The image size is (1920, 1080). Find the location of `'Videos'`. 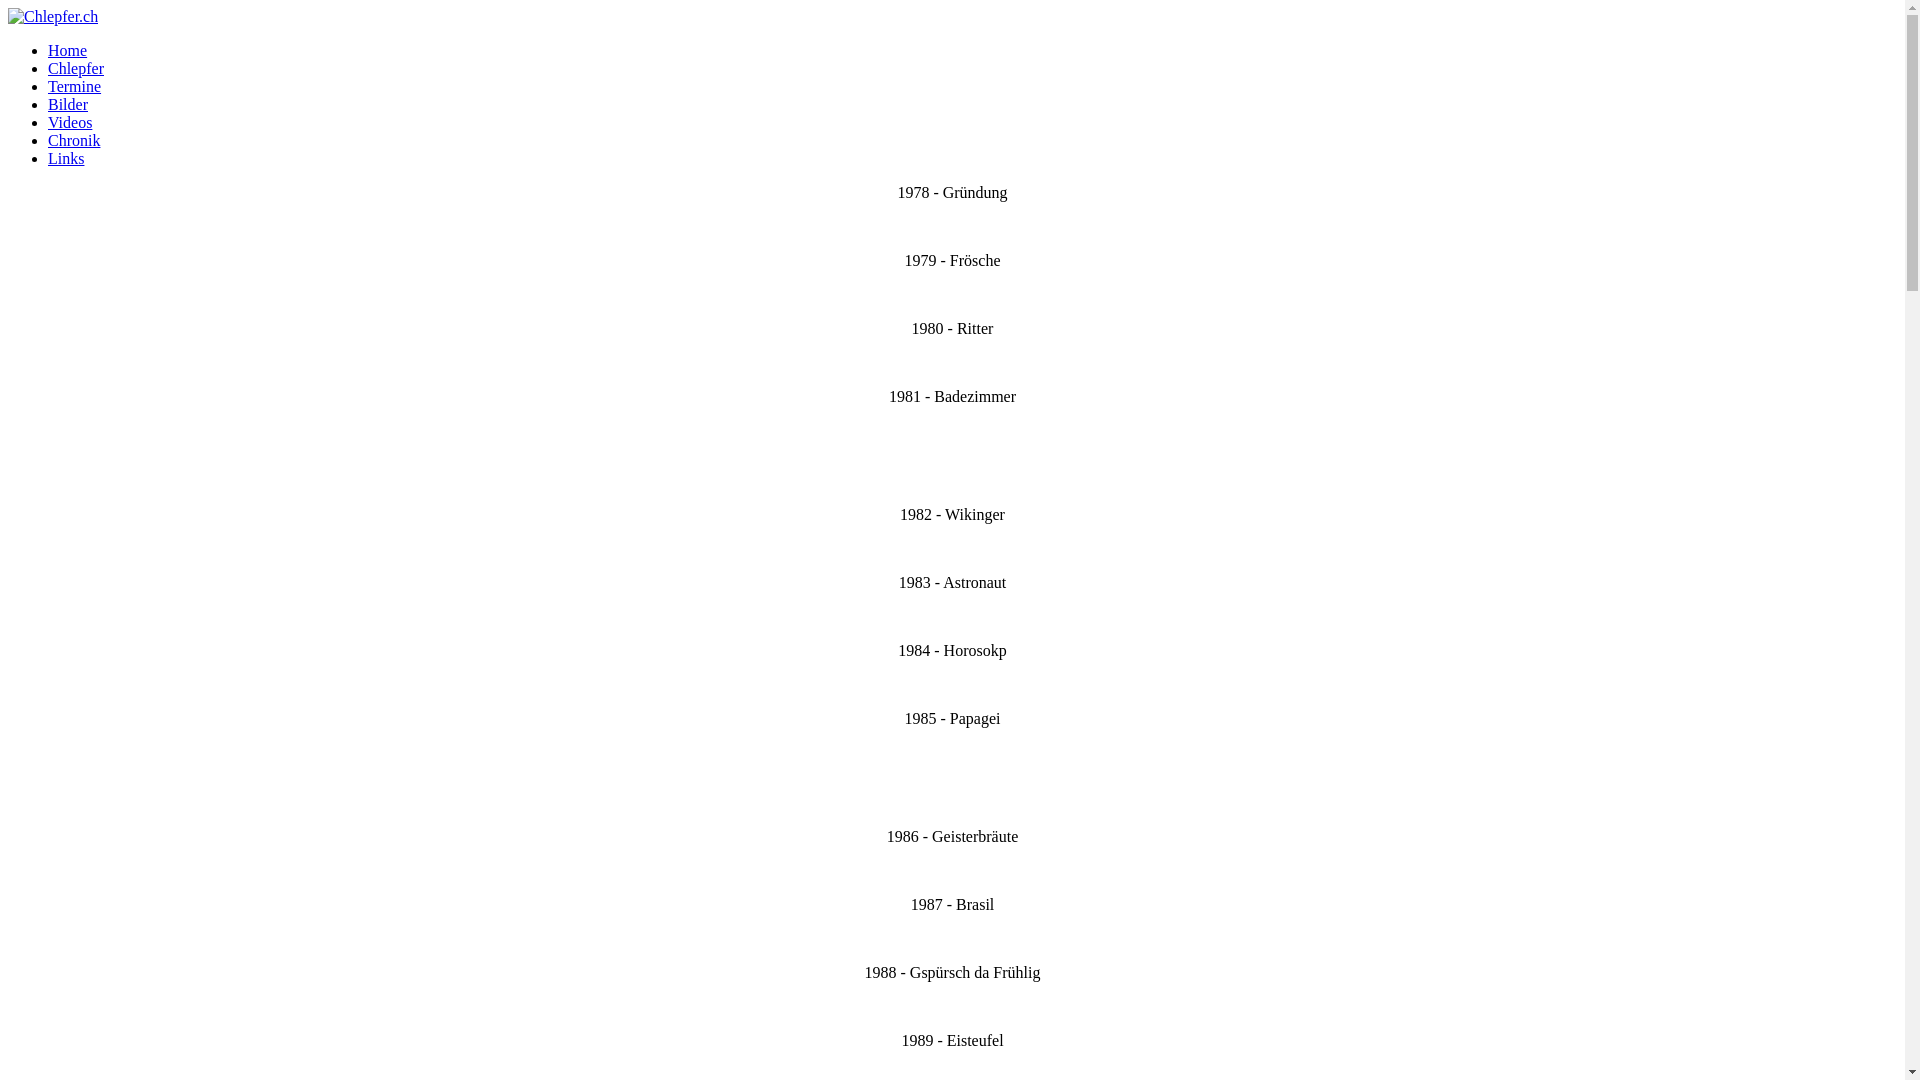

'Videos' is located at coordinates (70, 122).